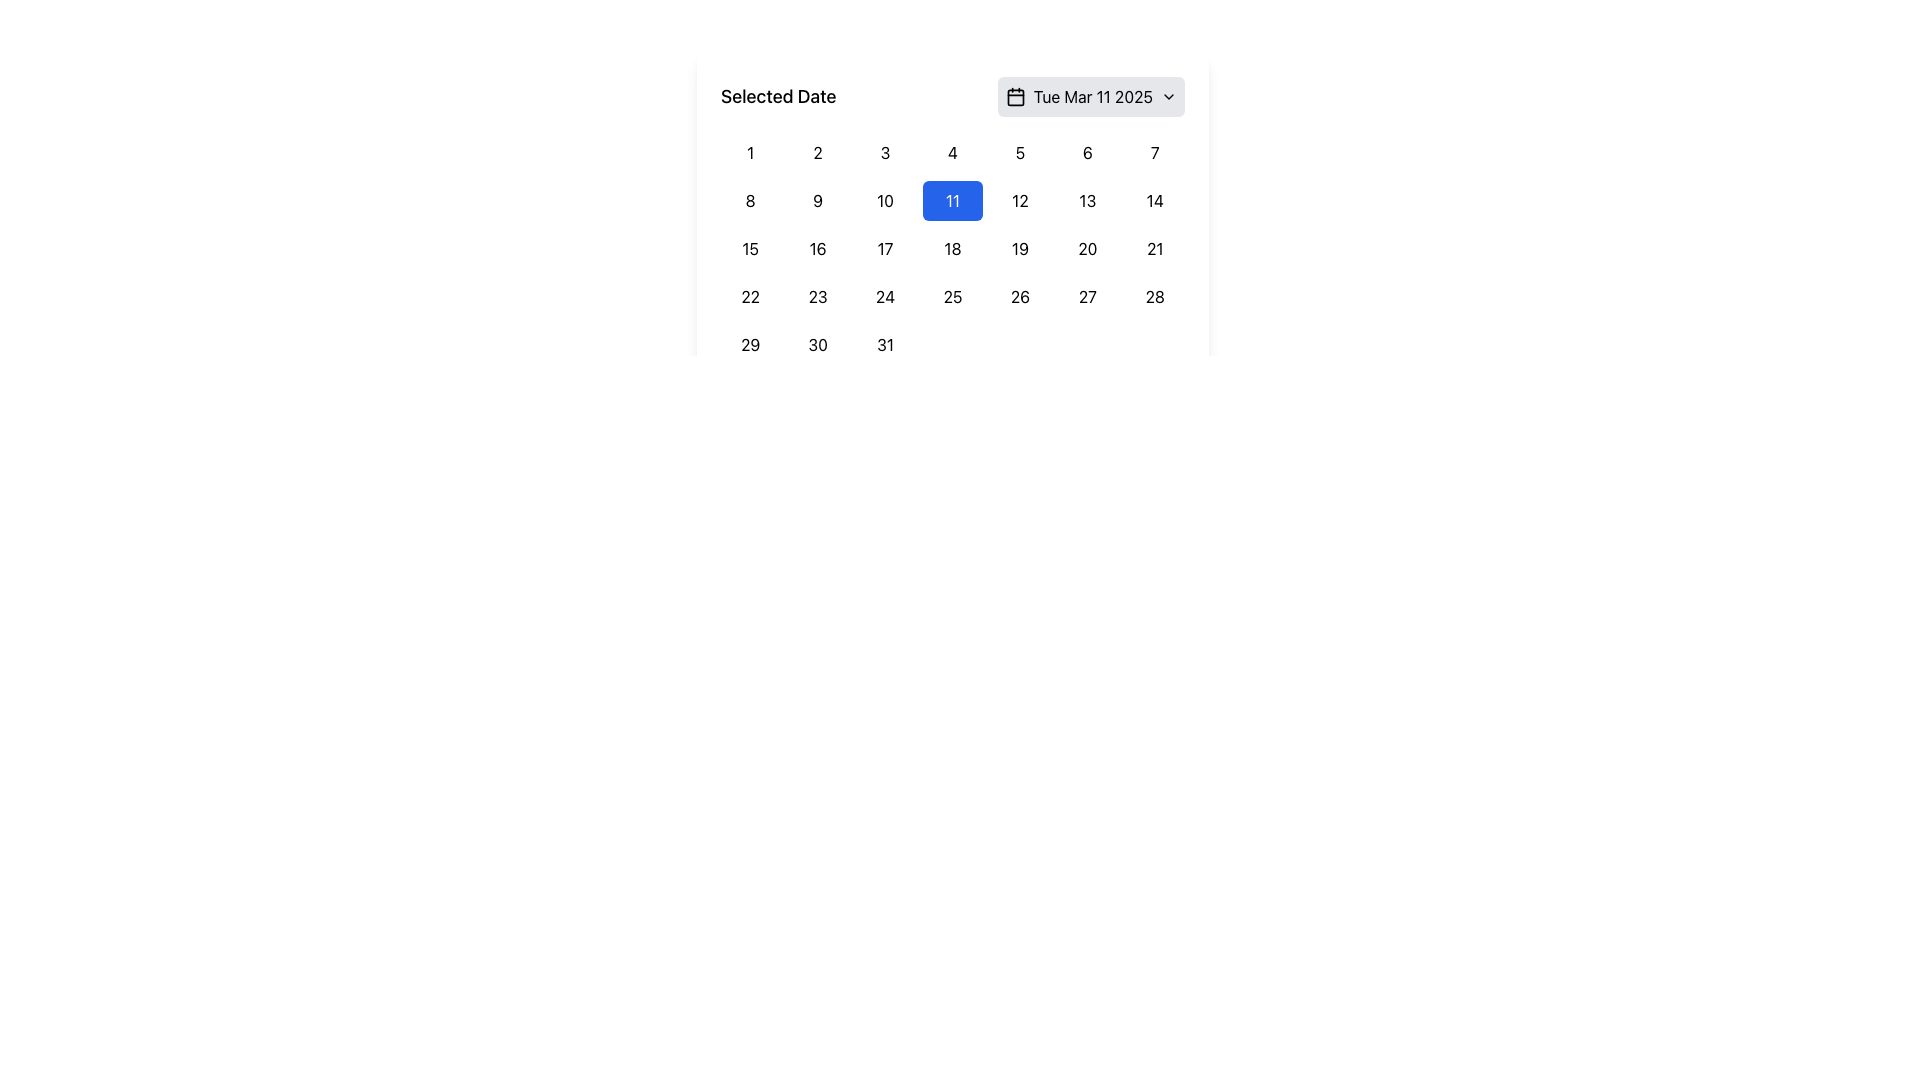 This screenshot has height=1080, width=1920. Describe the element at coordinates (1086, 297) in the screenshot. I see `the rectangular button displaying the number '27' in black text` at that location.